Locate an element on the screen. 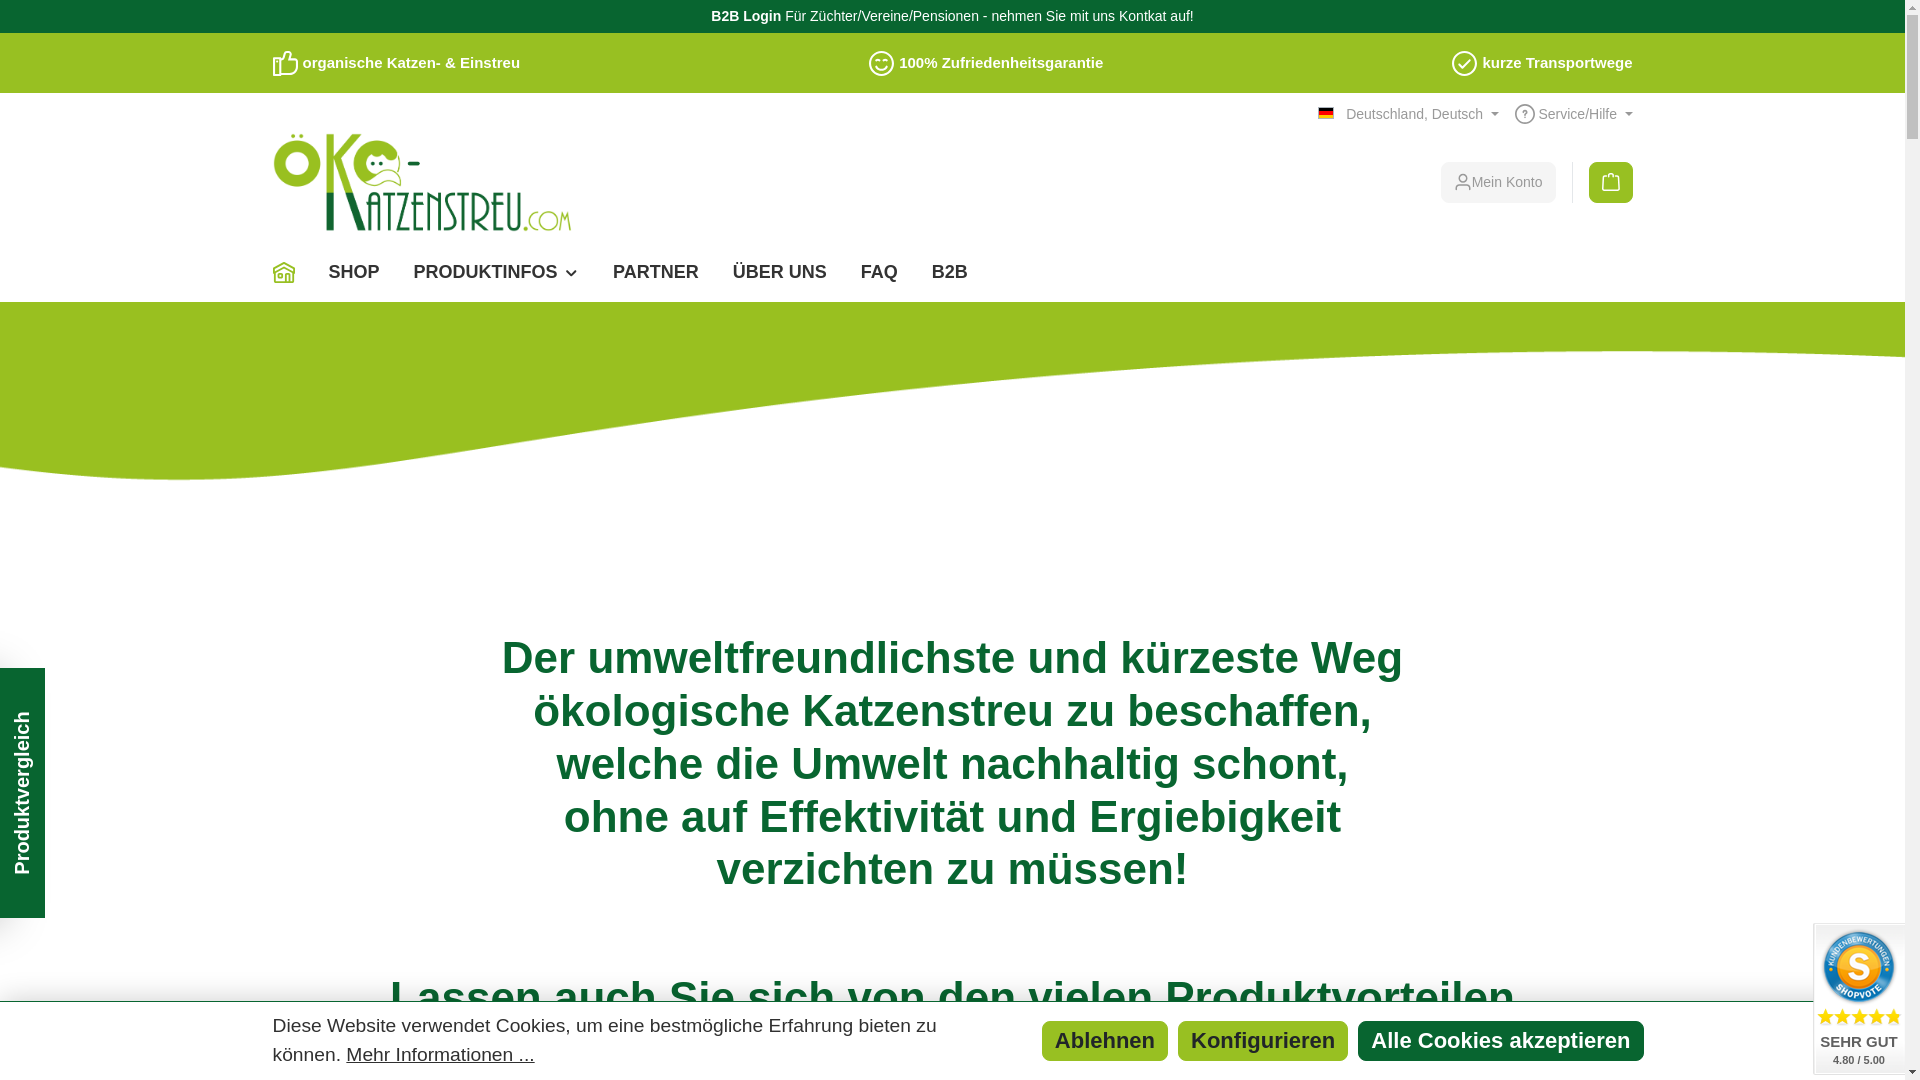 This screenshot has height=1080, width=1920. 'Zur Startseite wechseln' is located at coordinates (421, 182).